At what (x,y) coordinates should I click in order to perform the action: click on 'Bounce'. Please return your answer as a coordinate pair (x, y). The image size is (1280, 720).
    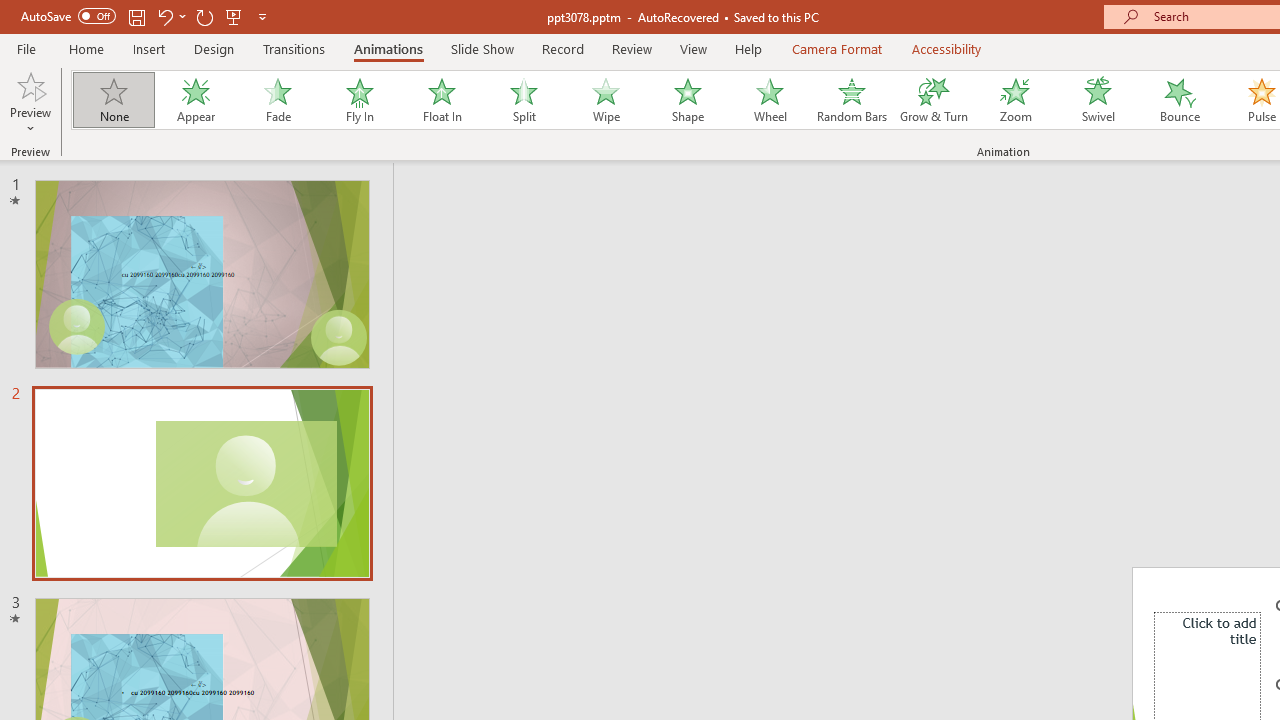
    Looking at the image, I should click on (1180, 100).